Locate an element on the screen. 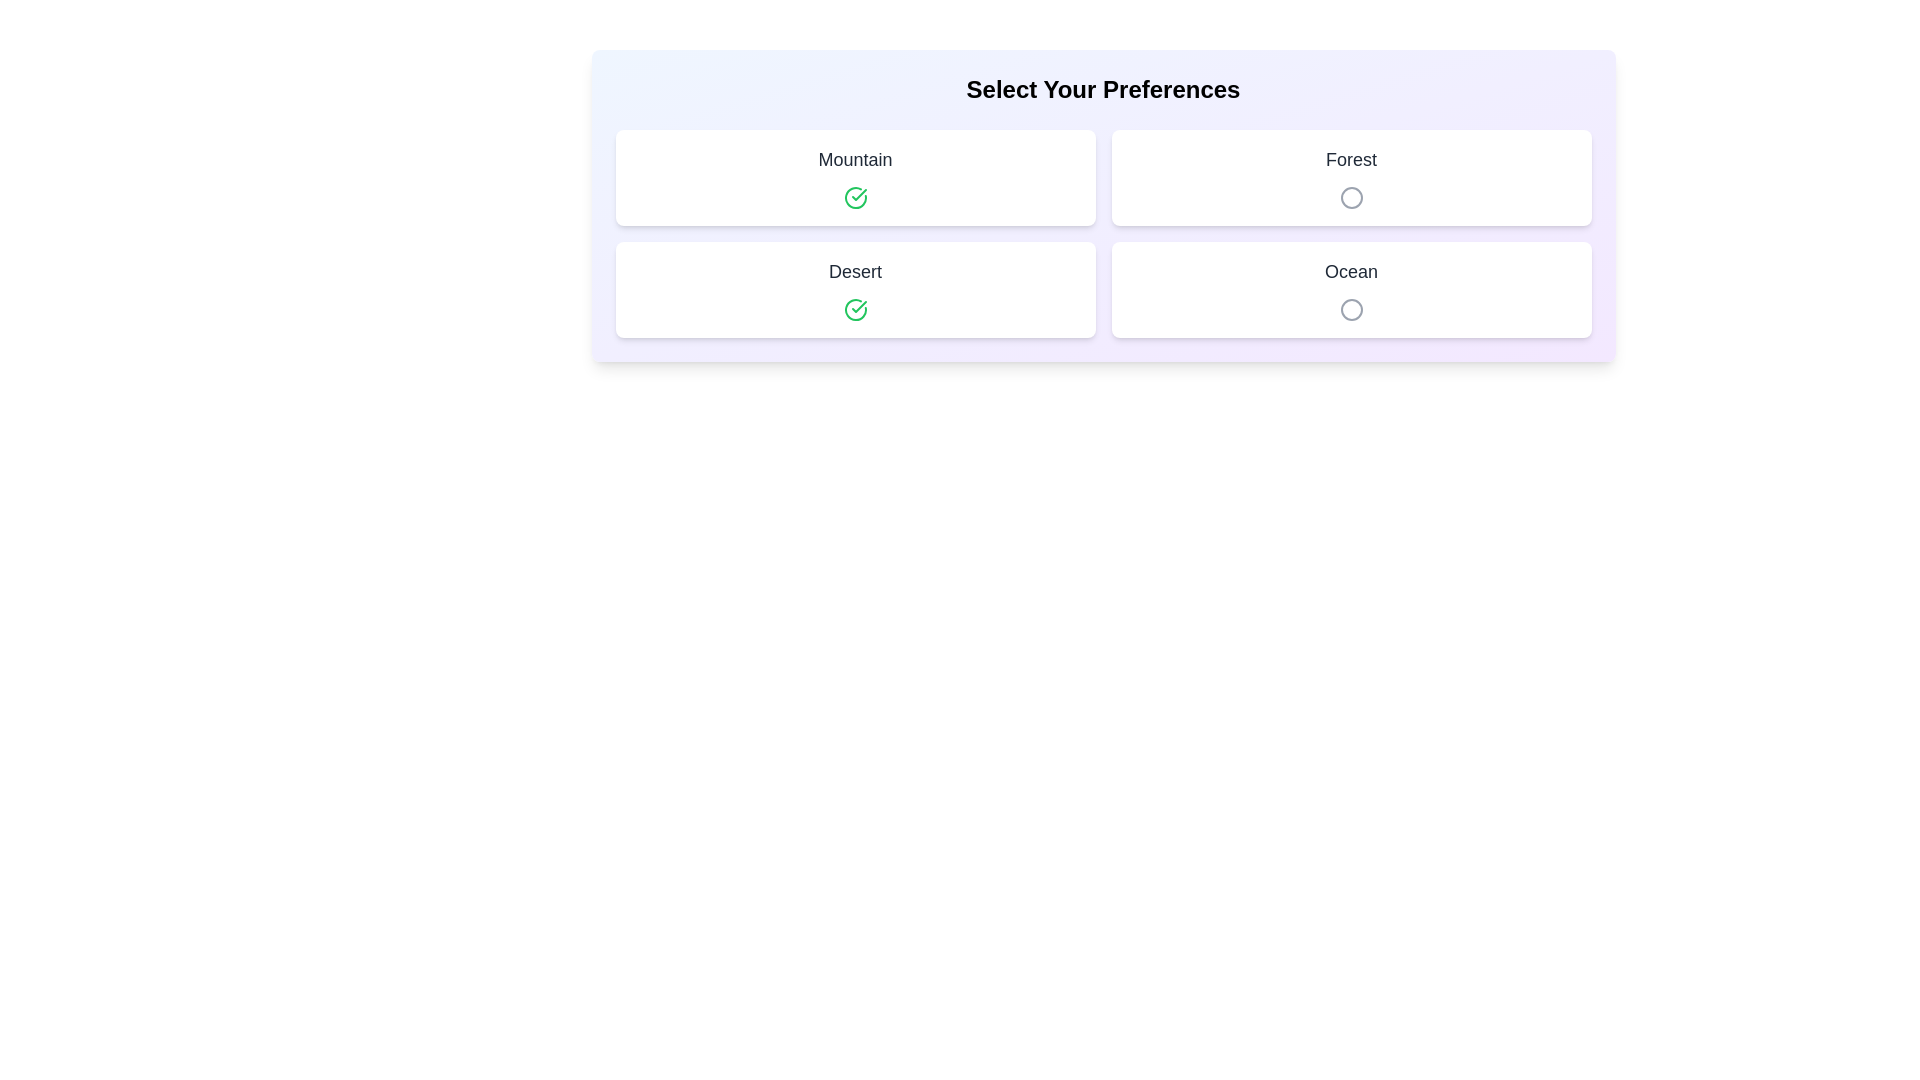  the item Desert by clicking its button is located at coordinates (855, 309).